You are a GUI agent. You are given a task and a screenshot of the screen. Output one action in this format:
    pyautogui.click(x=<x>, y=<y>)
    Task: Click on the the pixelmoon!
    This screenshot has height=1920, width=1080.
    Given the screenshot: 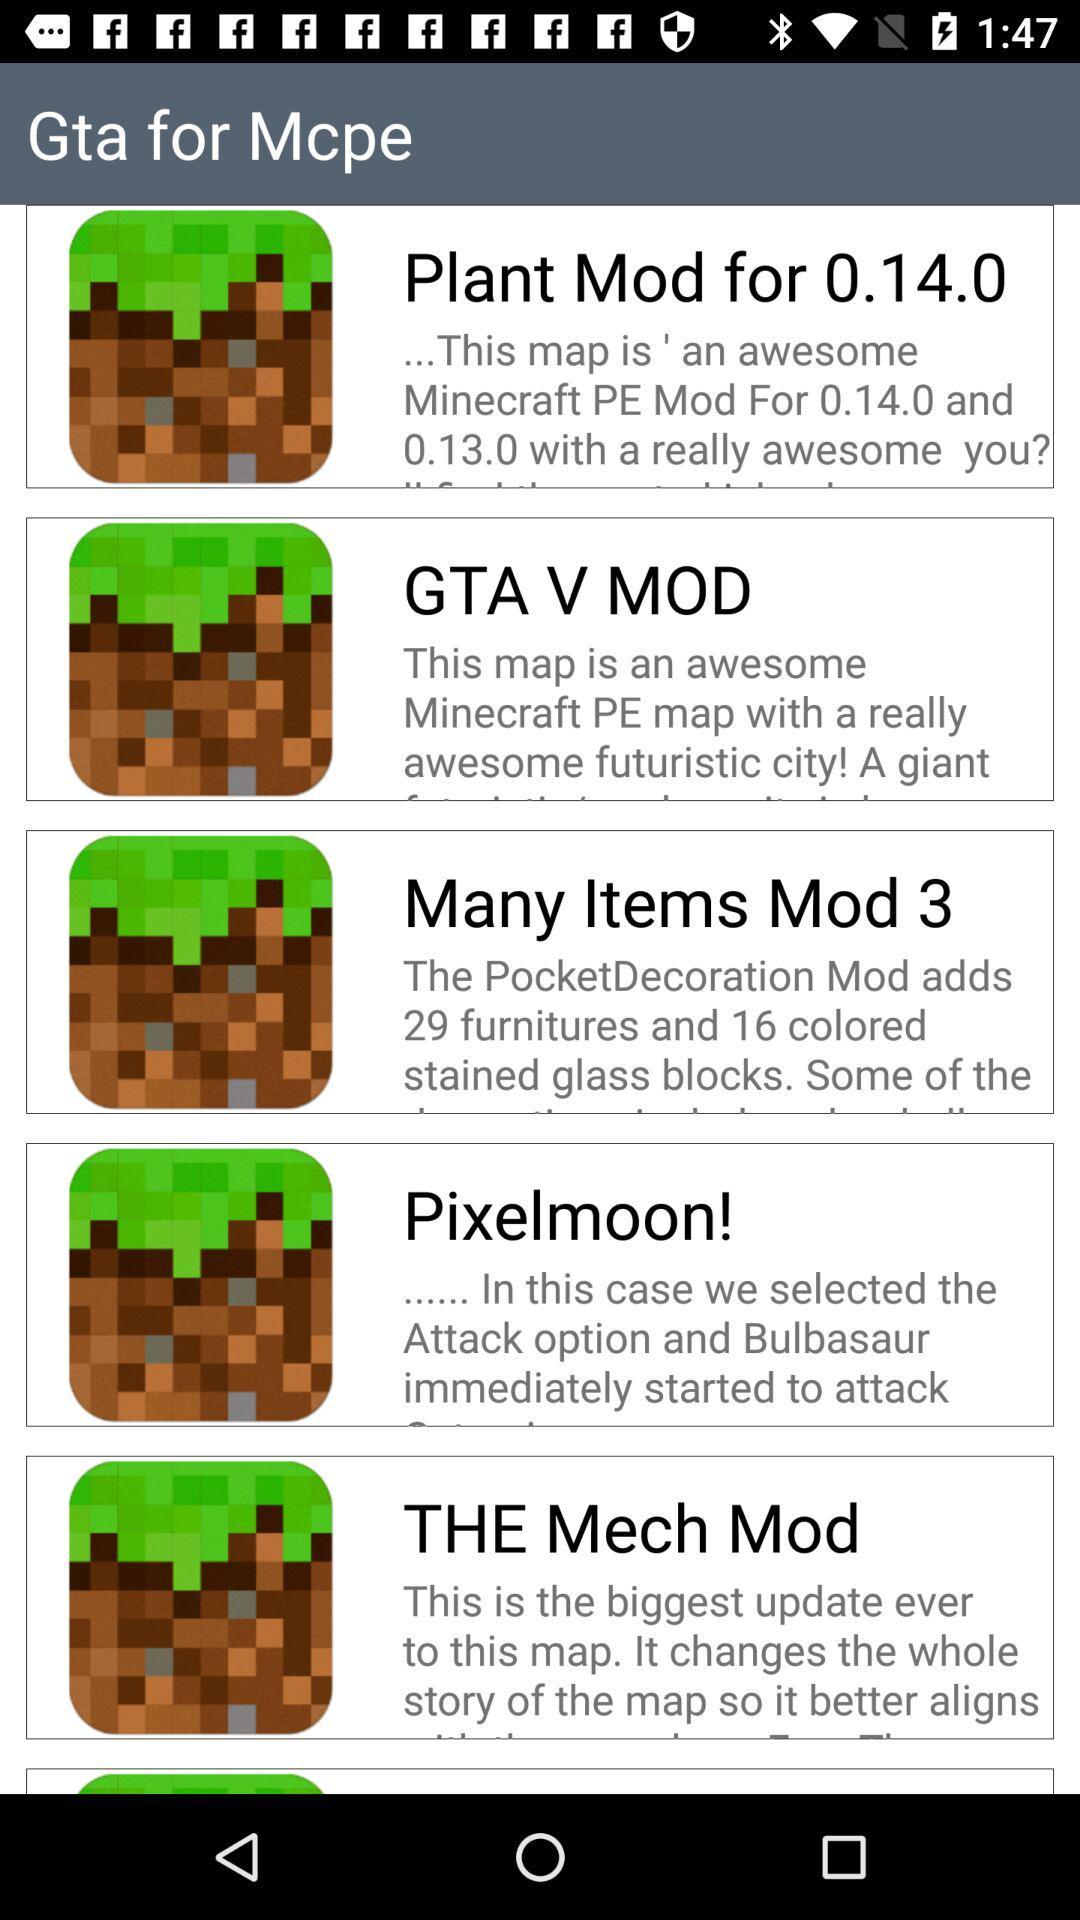 What is the action you would take?
    pyautogui.click(x=568, y=1212)
    